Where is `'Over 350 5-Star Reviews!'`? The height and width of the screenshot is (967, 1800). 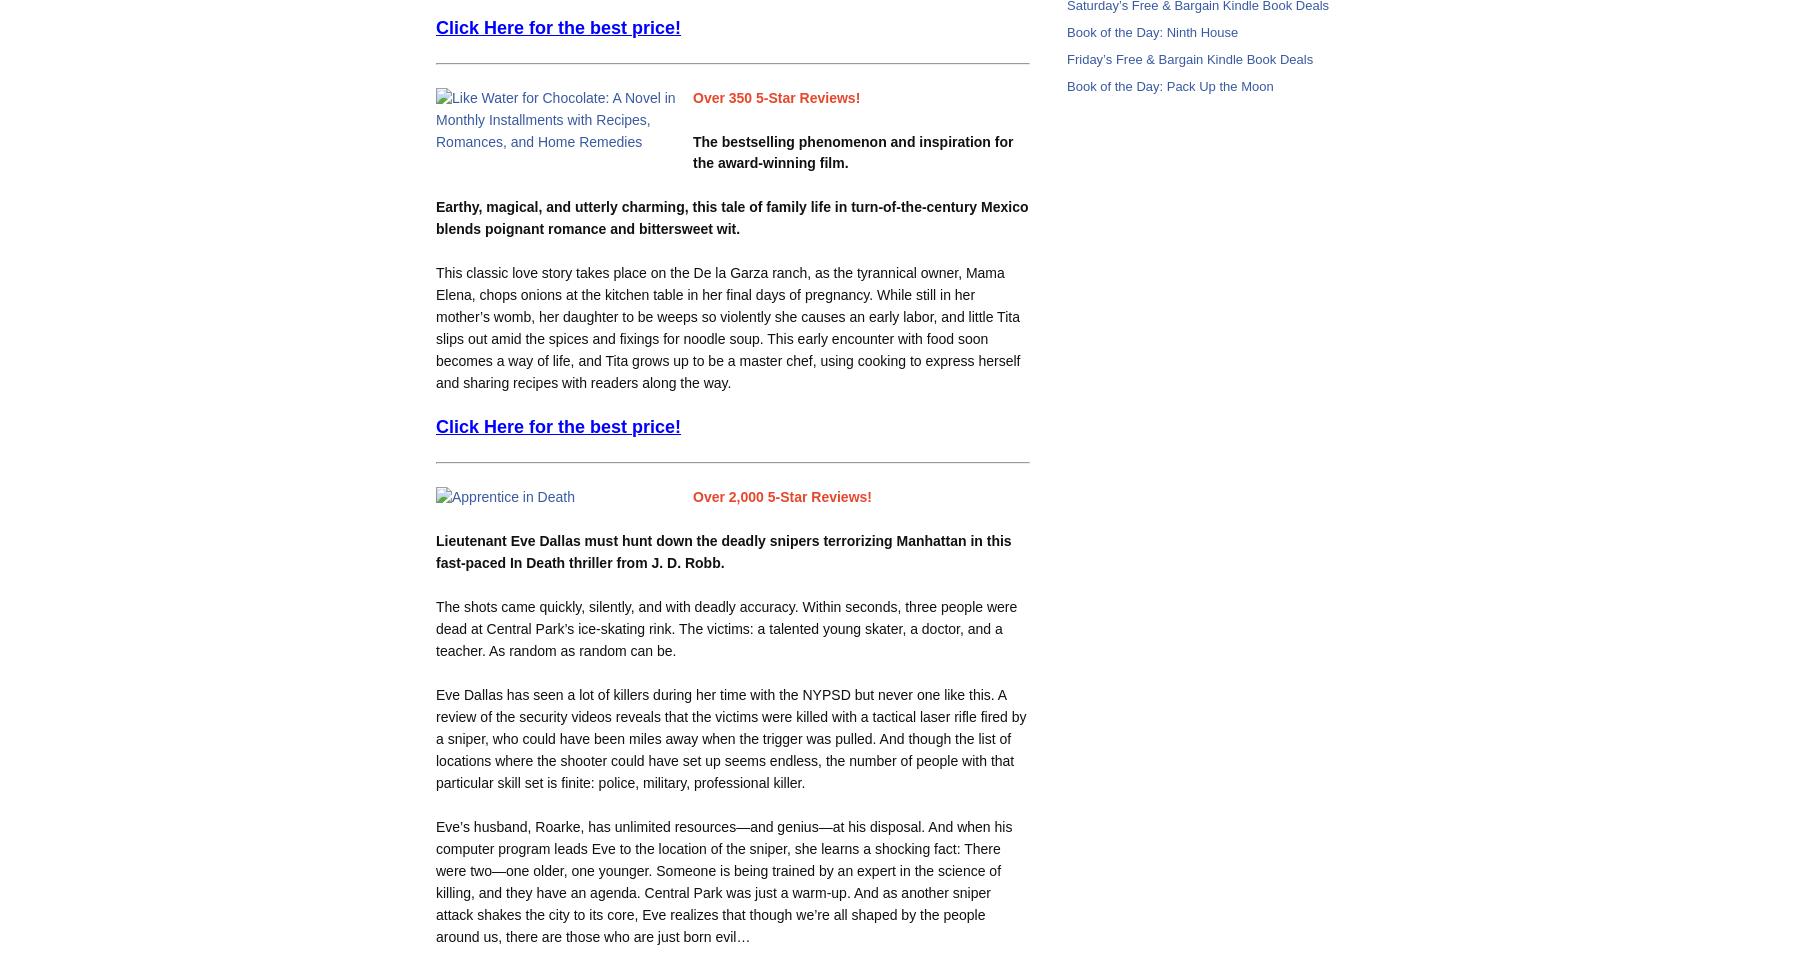 'Over 350 5-Star Reviews!' is located at coordinates (775, 96).